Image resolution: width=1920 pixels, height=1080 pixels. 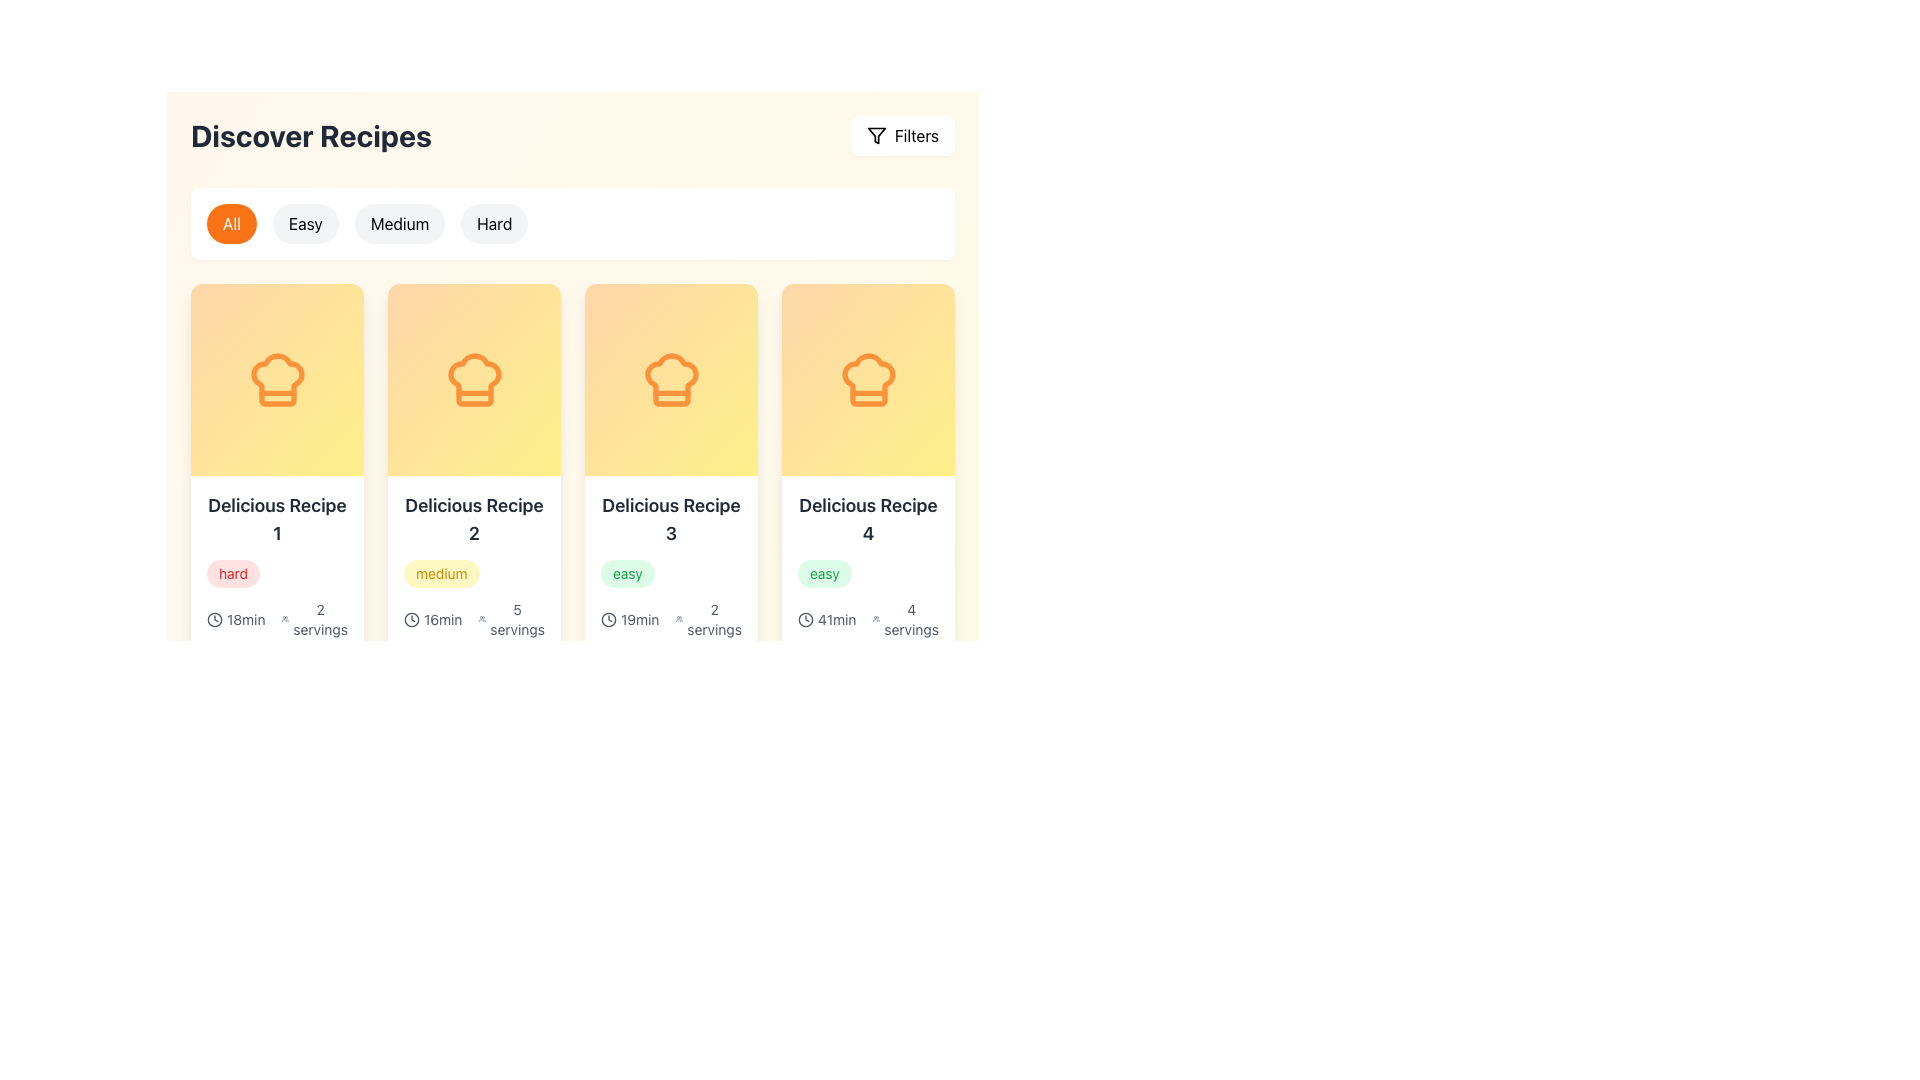 What do you see at coordinates (671, 519) in the screenshot?
I see `the bold text label titled 'Delicious Recipe 3', which is centrally positioned below an orange chef's hat icon in the third recipe card` at bounding box center [671, 519].